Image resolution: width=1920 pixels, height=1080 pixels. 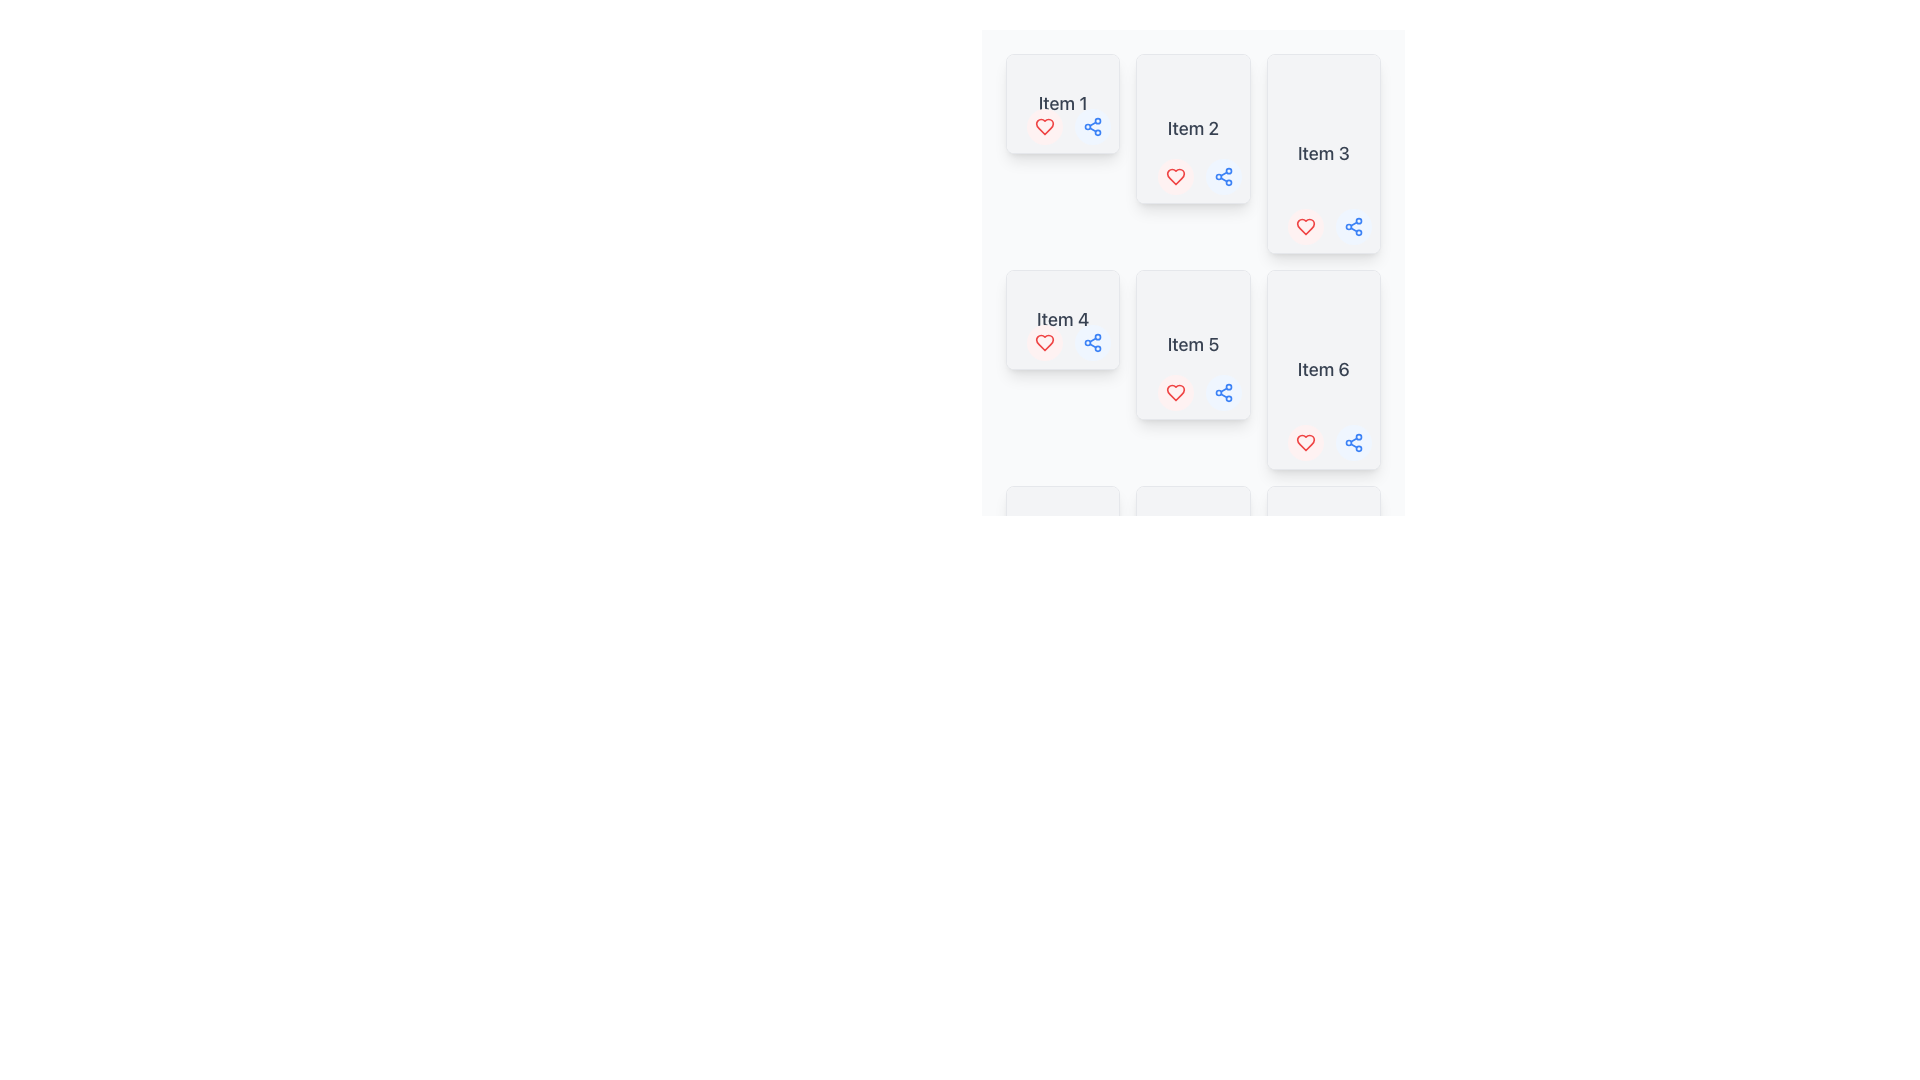 I want to click on the text label that serves as the title or identifier for the card containing 'Item 6', located in the third column of the second row in a grid layout, so click(x=1323, y=370).